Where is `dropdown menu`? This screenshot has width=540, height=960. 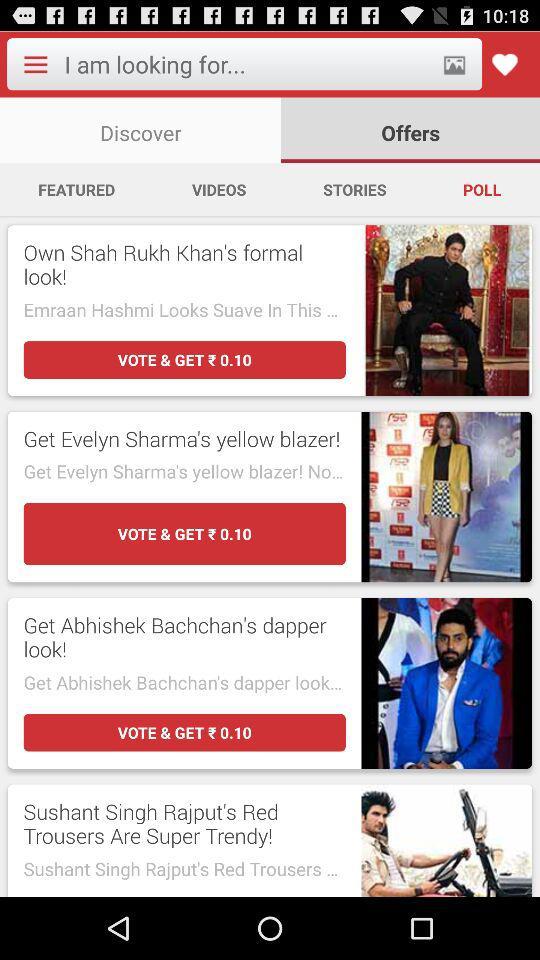 dropdown menu is located at coordinates (35, 64).